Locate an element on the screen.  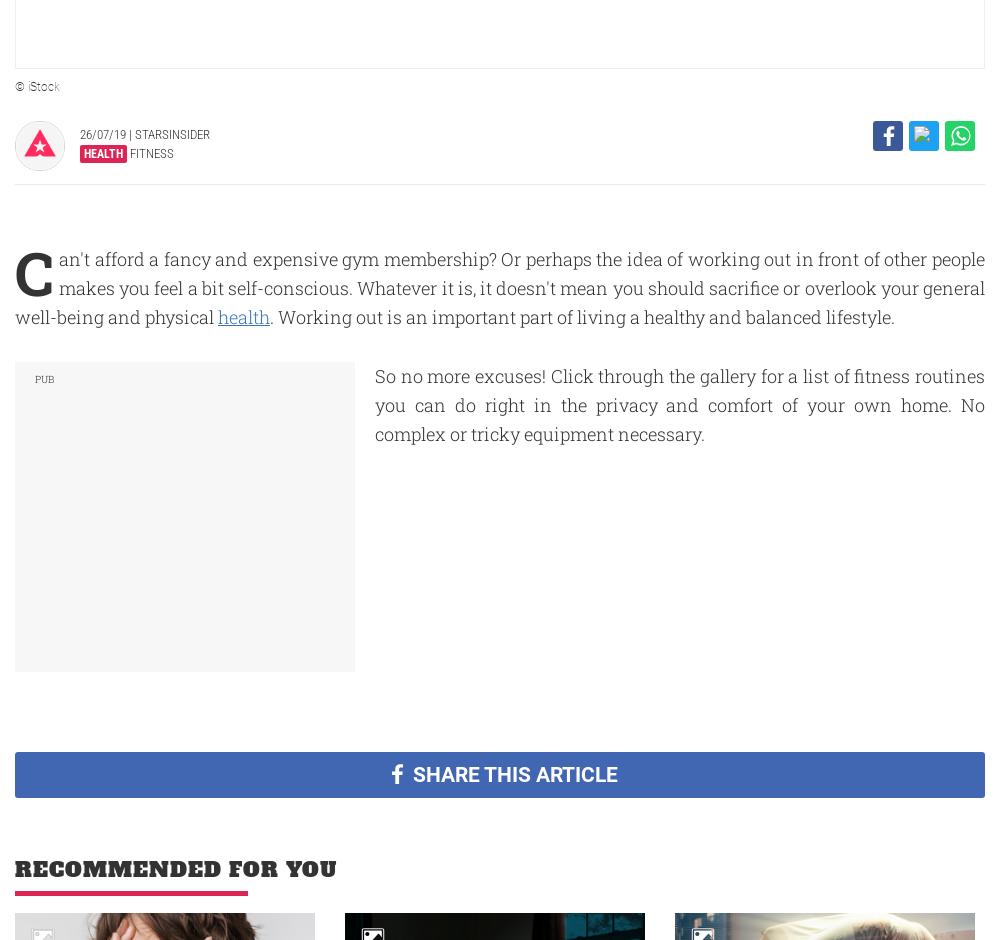
'Fitness' is located at coordinates (127, 152).